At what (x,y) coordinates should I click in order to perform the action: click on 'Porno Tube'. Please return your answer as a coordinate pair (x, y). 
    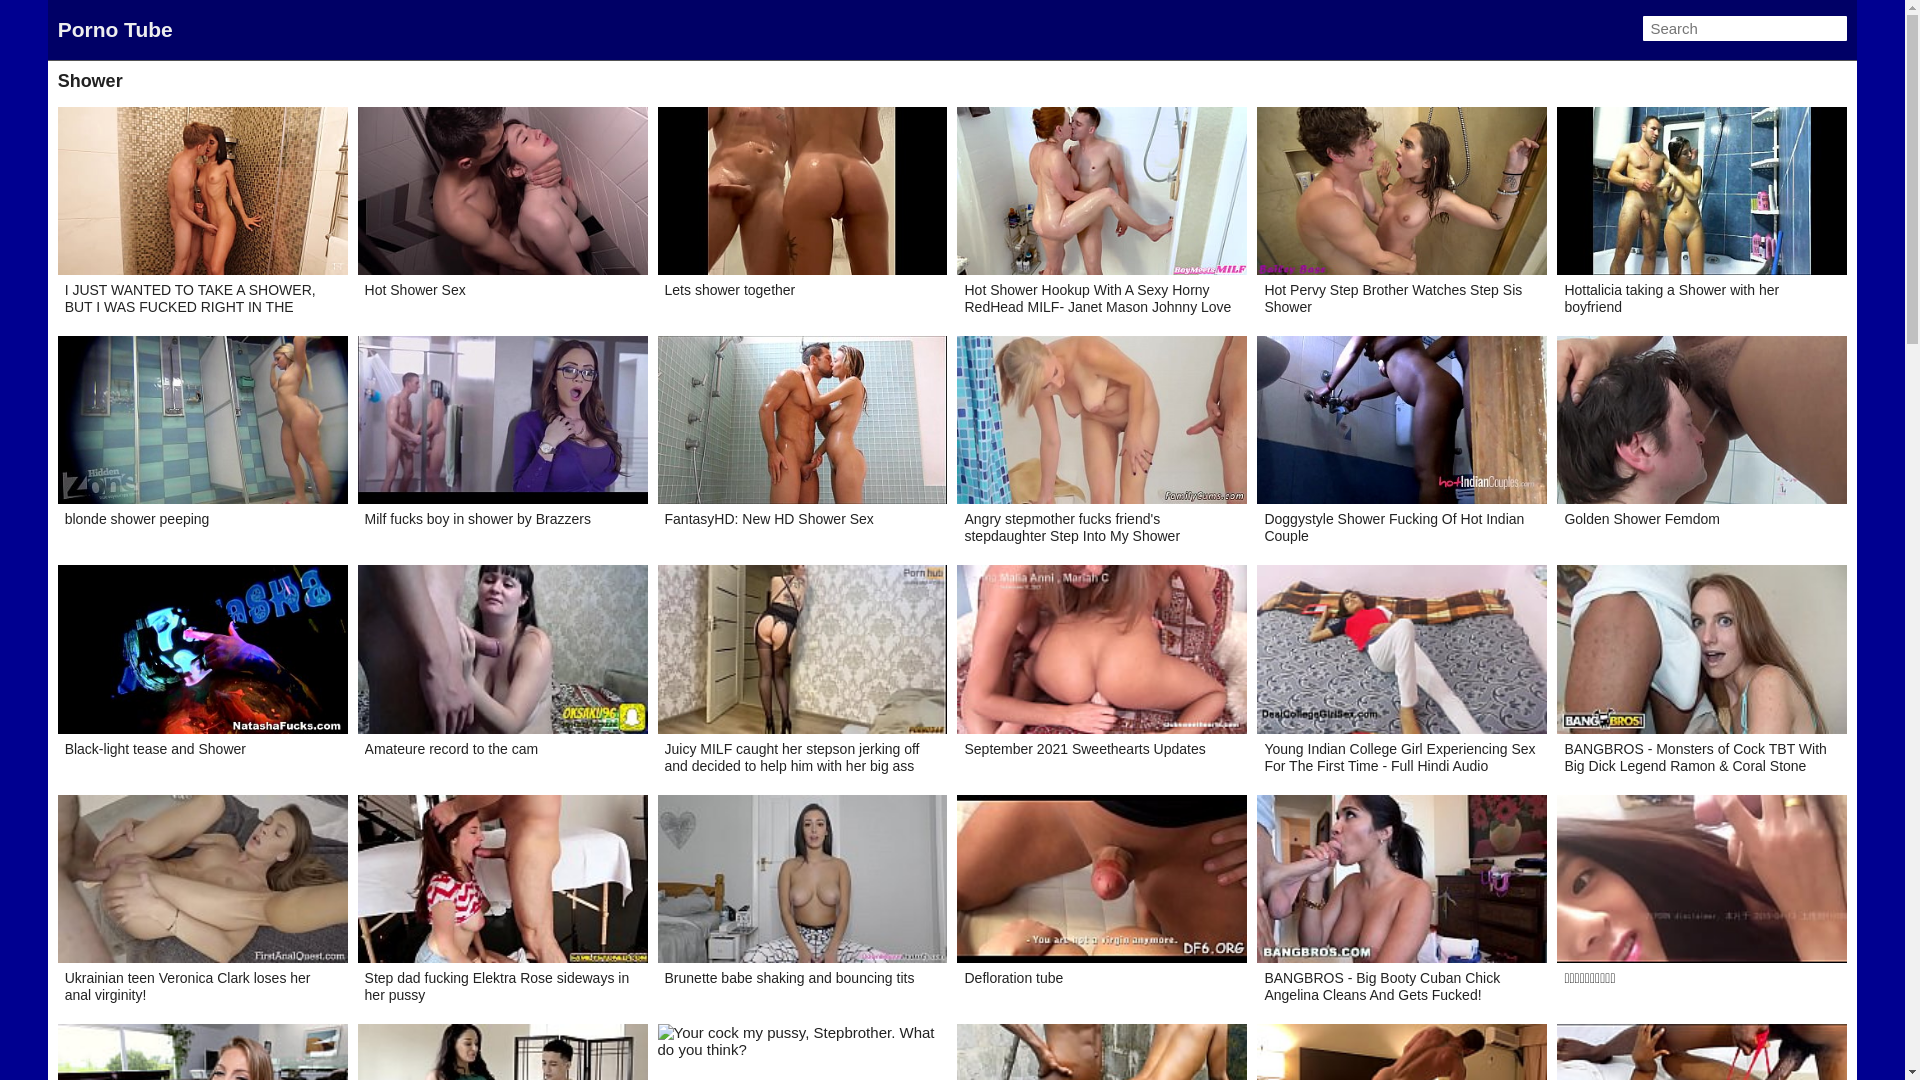
    Looking at the image, I should click on (114, 29).